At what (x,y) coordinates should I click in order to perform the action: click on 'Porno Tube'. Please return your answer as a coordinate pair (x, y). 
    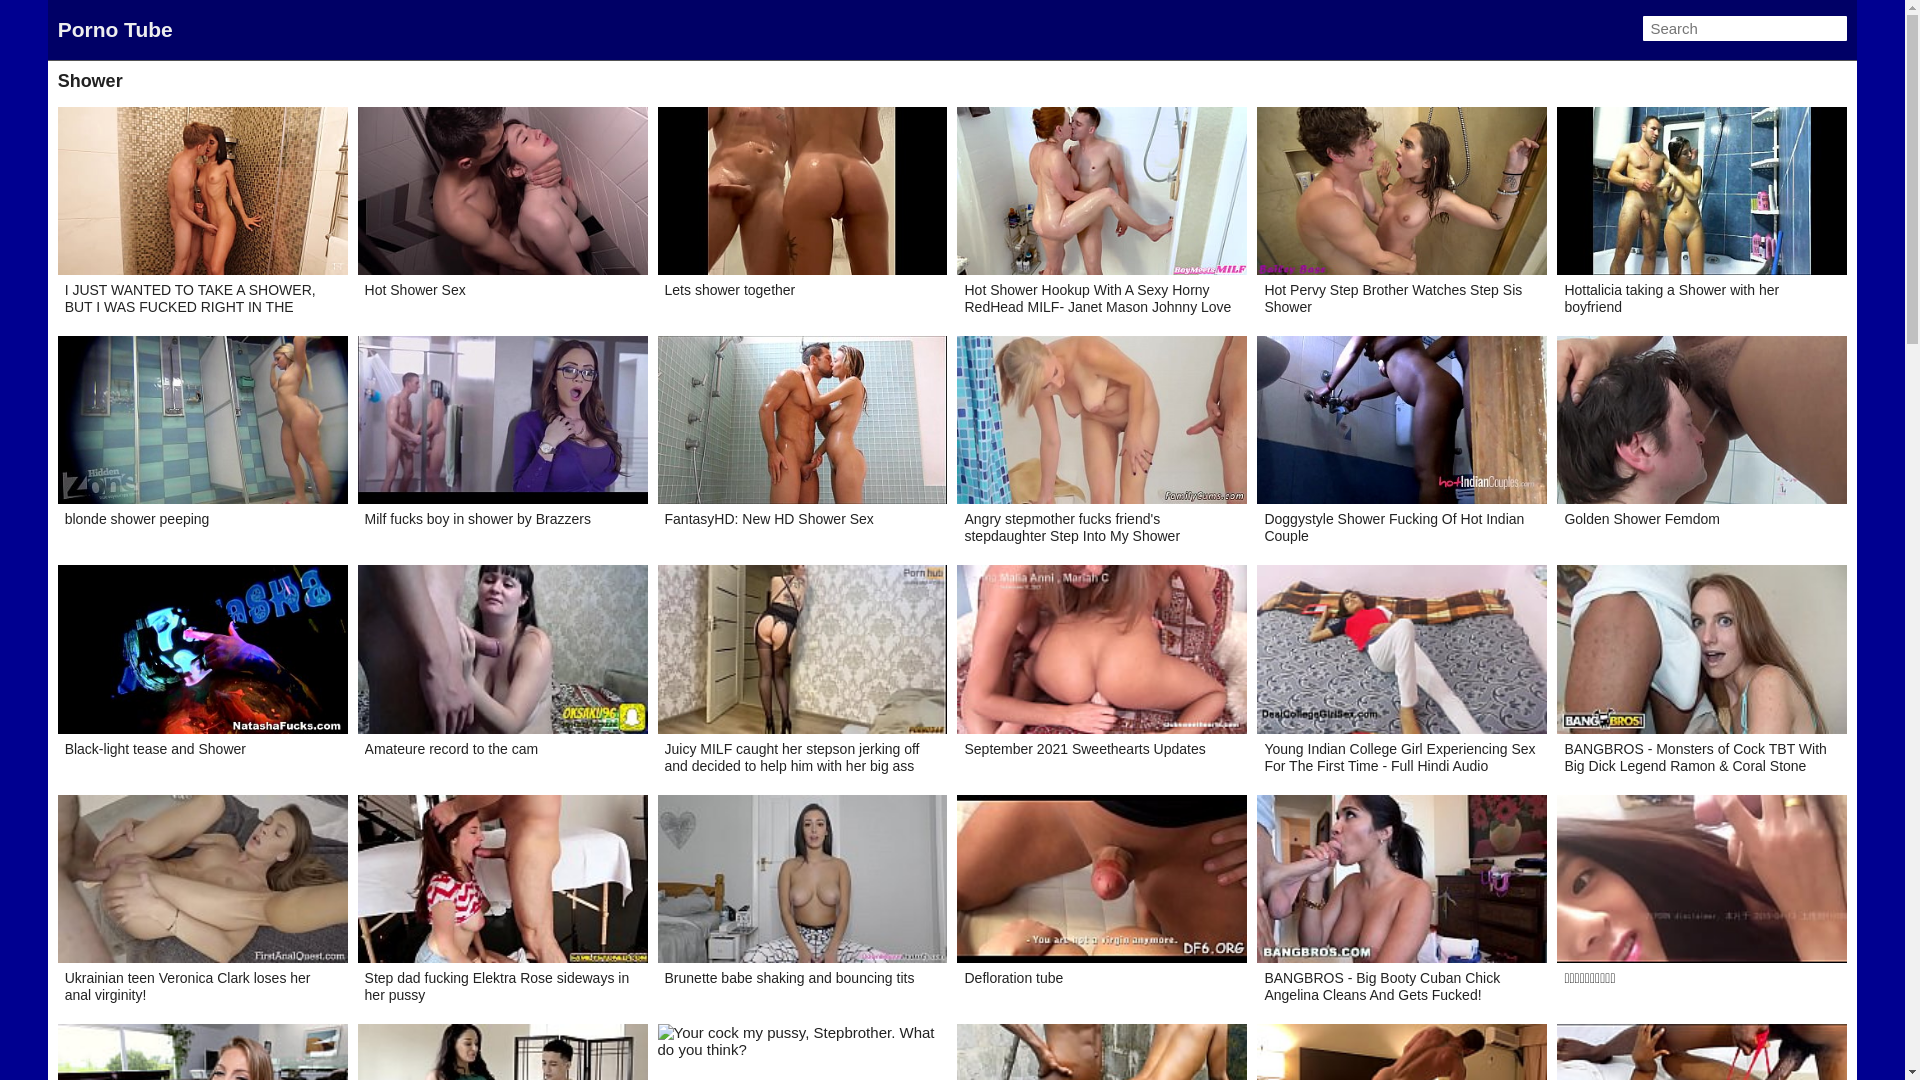
    Looking at the image, I should click on (114, 29).